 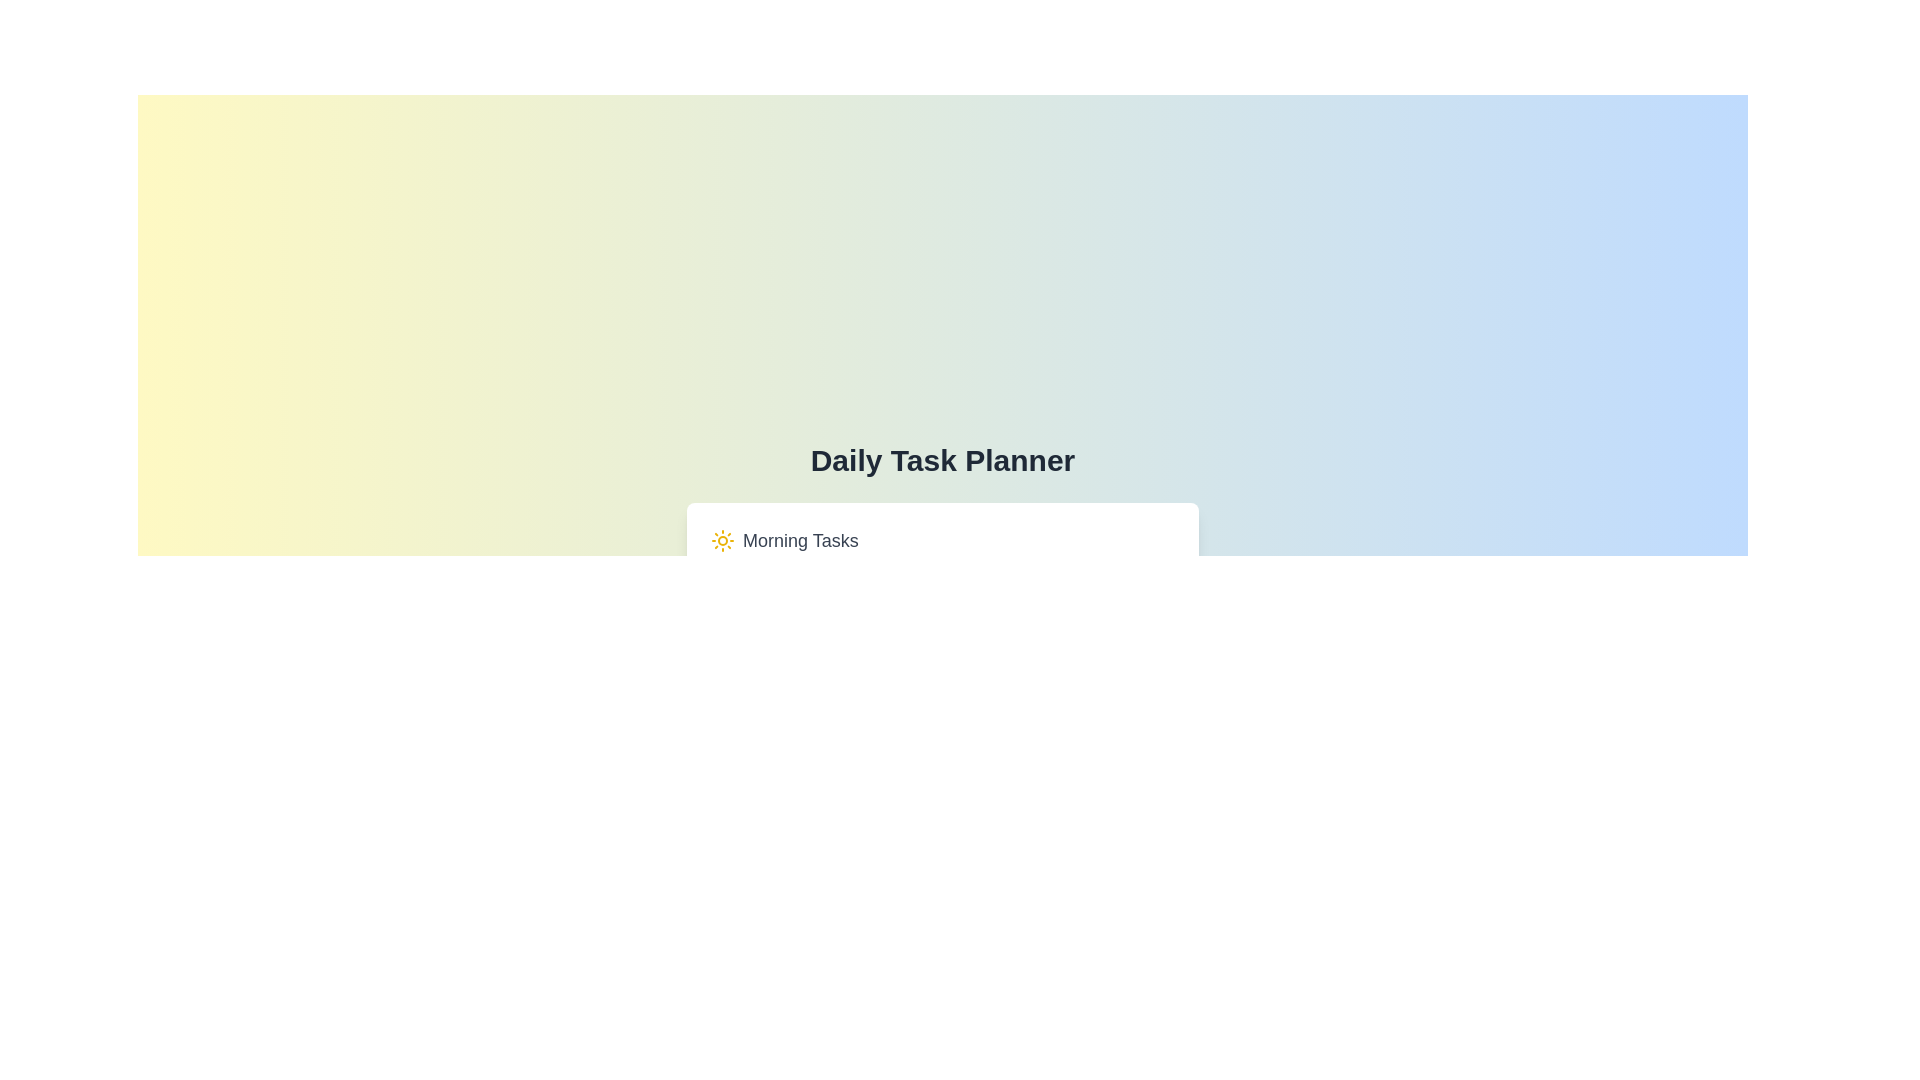 What do you see at coordinates (941, 461) in the screenshot?
I see `the 'Daily Task Planner' text display header element, which is a bold, large font label styled in black and centered within a gradient background from yellow to blue` at bounding box center [941, 461].